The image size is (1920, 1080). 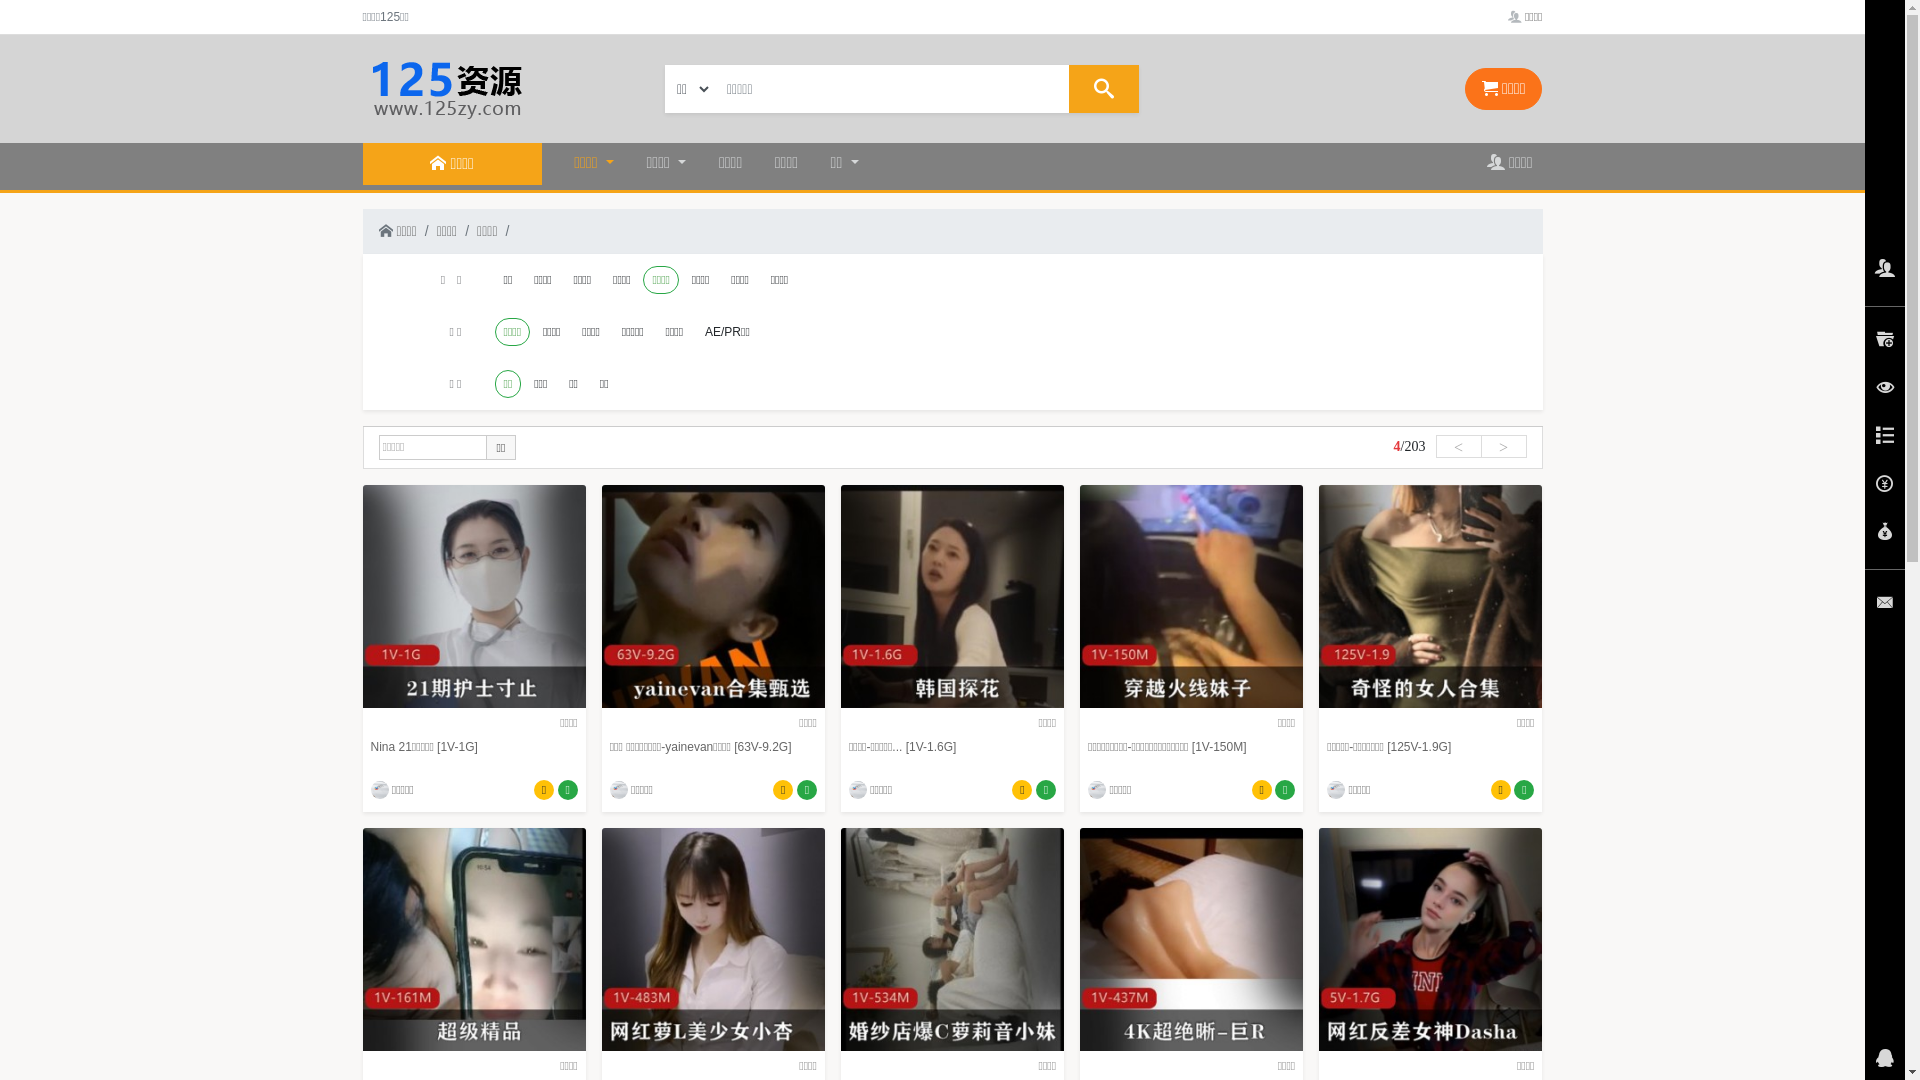 I want to click on '<', so click(x=1434, y=445).